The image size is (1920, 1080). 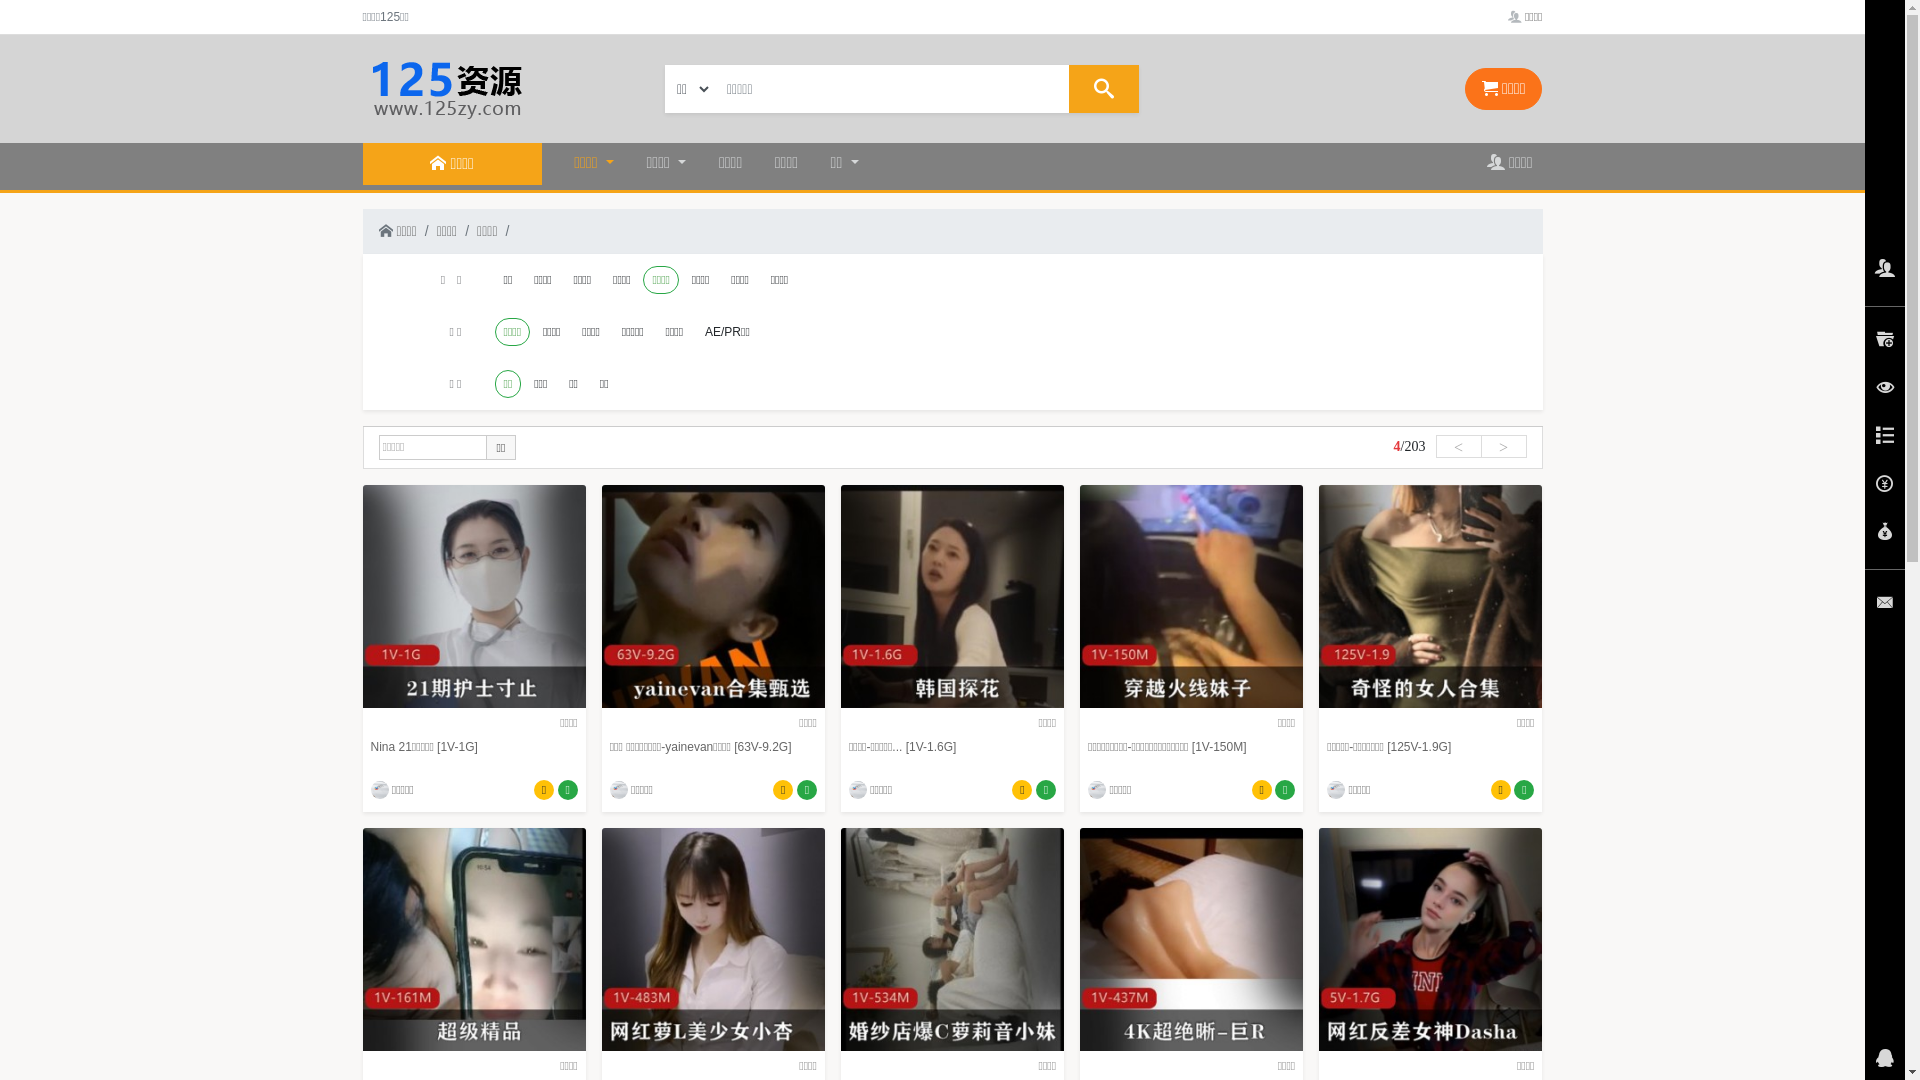 I want to click on '<', so click(x=1434, y=445).